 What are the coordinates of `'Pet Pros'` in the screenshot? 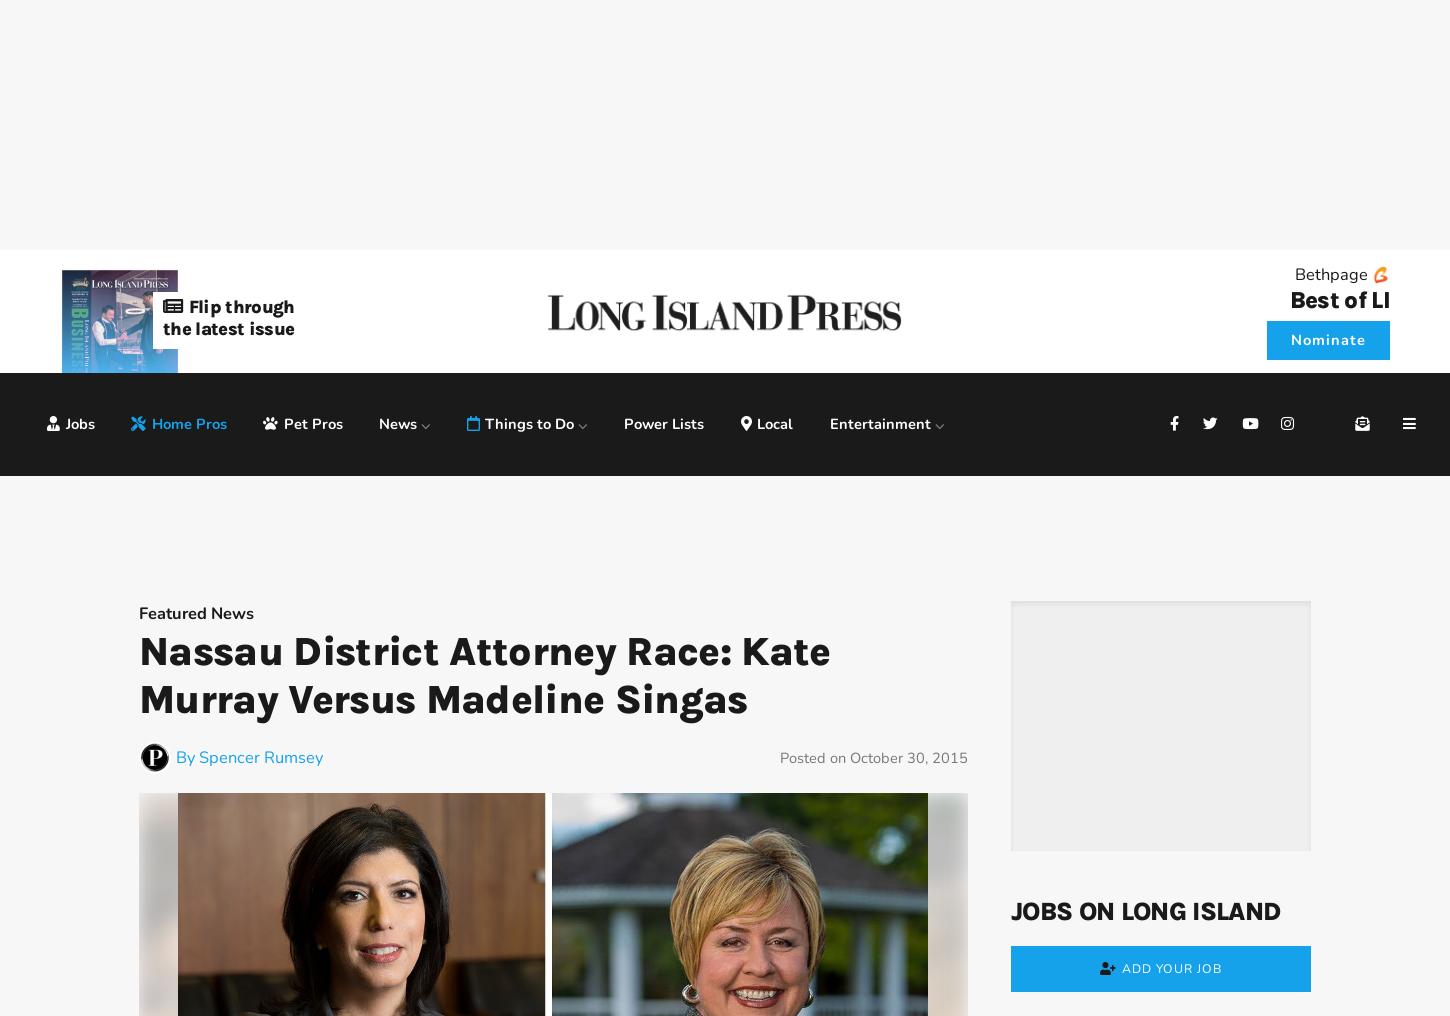 It's located at (312, 422).